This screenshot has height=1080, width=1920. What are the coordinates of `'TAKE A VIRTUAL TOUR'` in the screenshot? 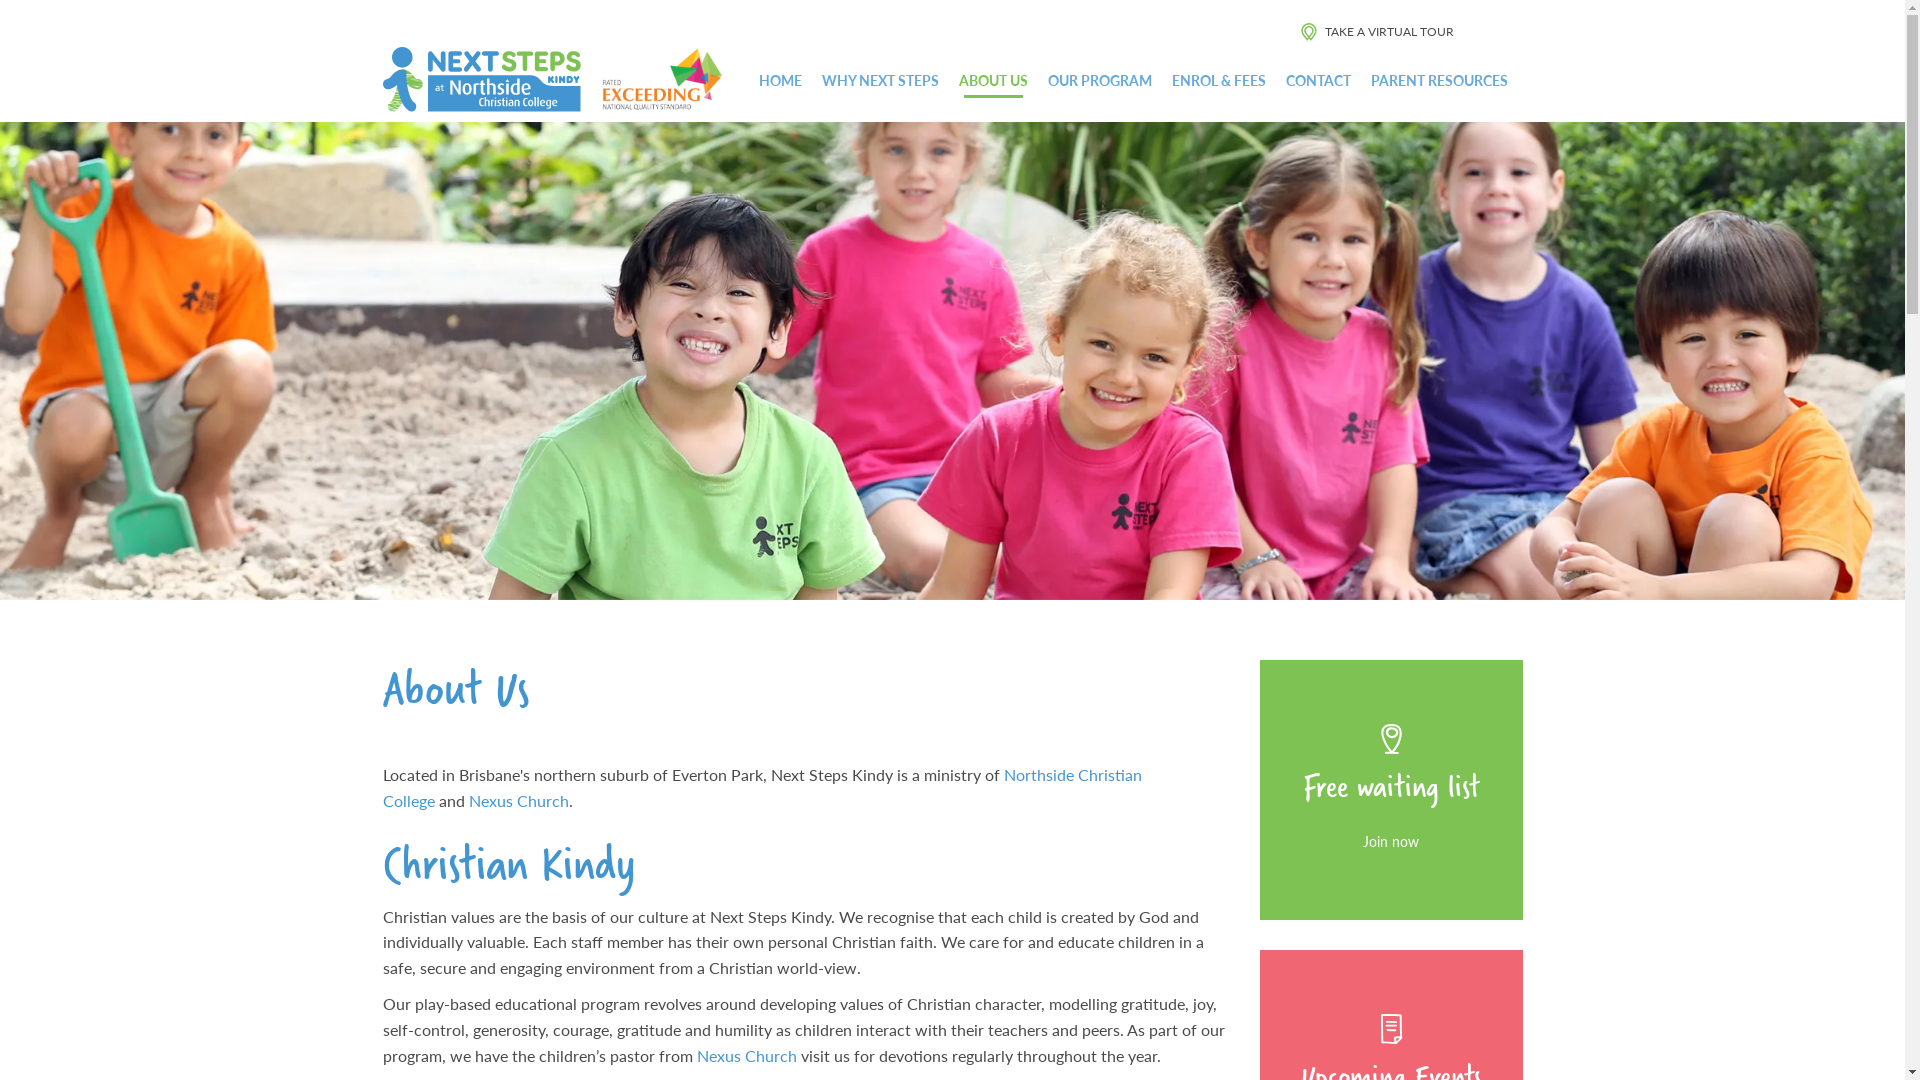 It's located at (1376, 29).